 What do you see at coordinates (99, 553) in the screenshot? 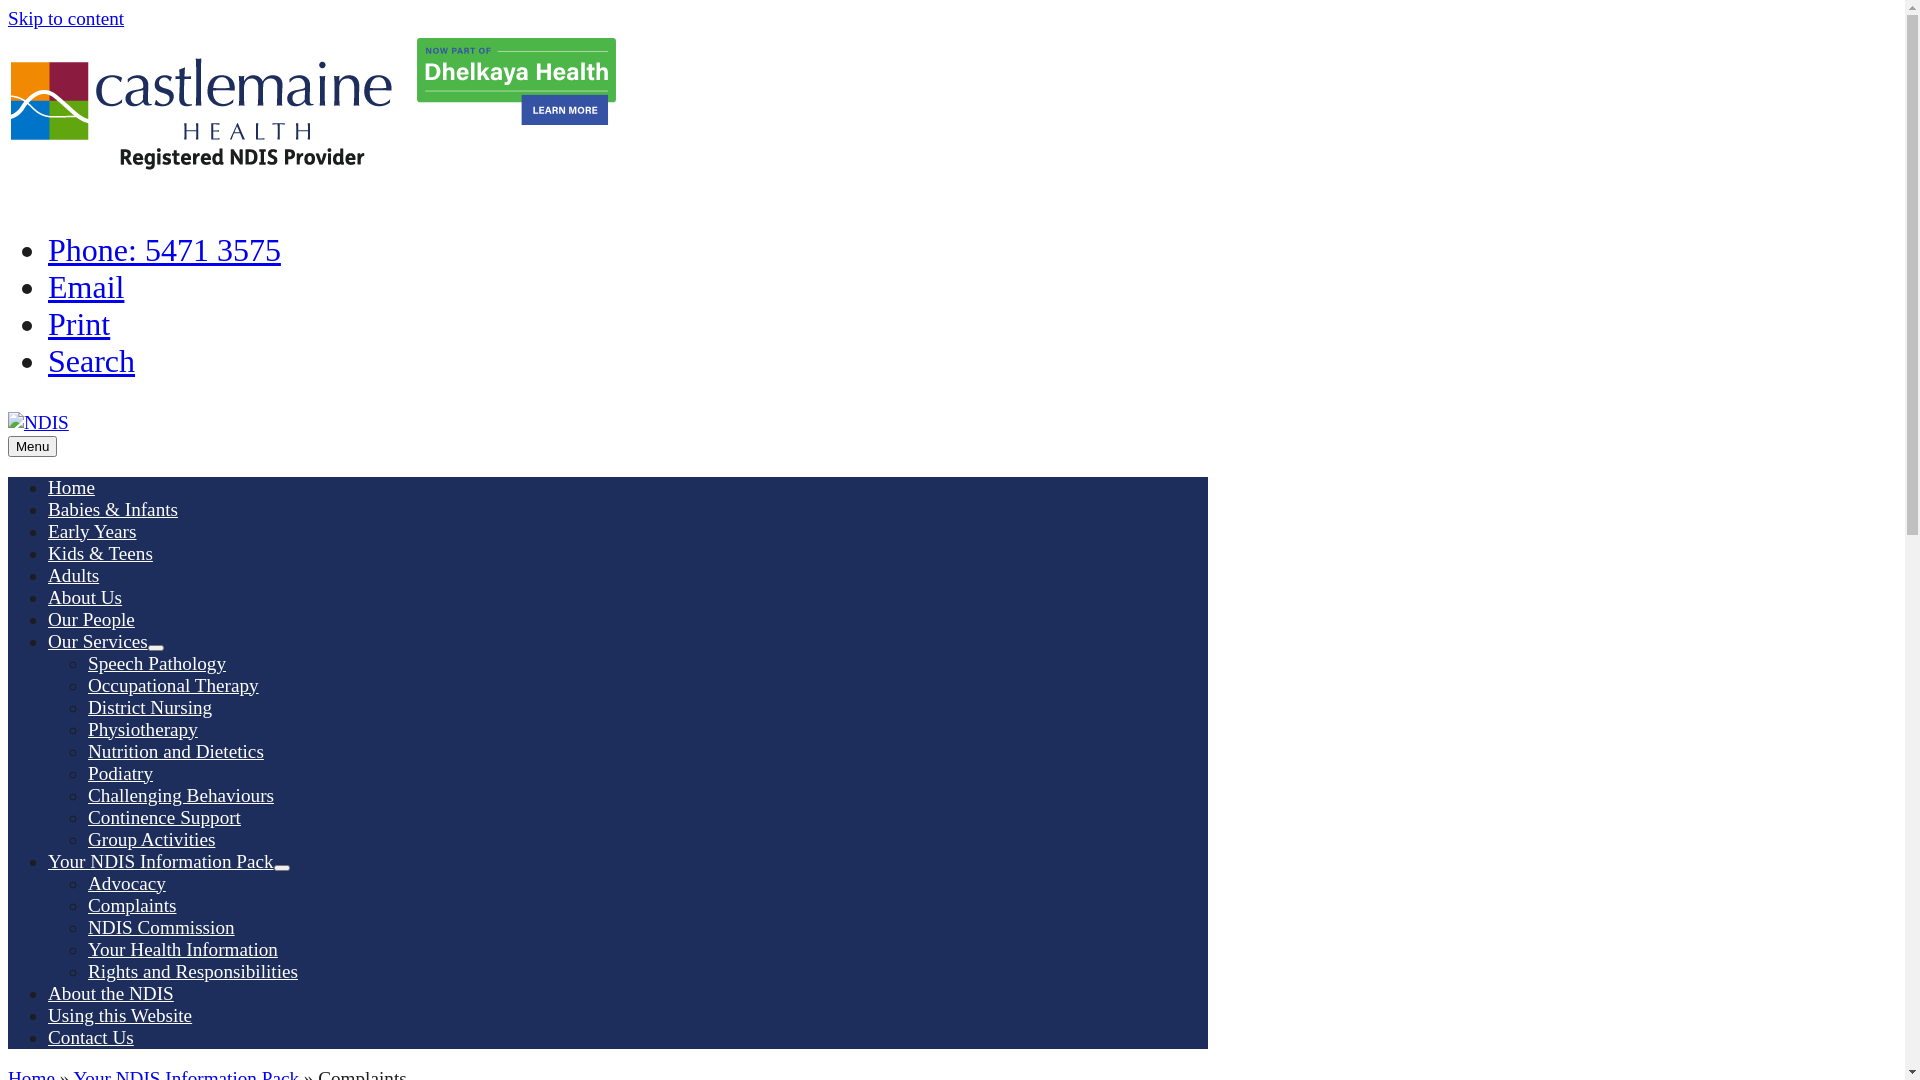
I see `'Kids & Teens'` at bounding box center [99, 553].